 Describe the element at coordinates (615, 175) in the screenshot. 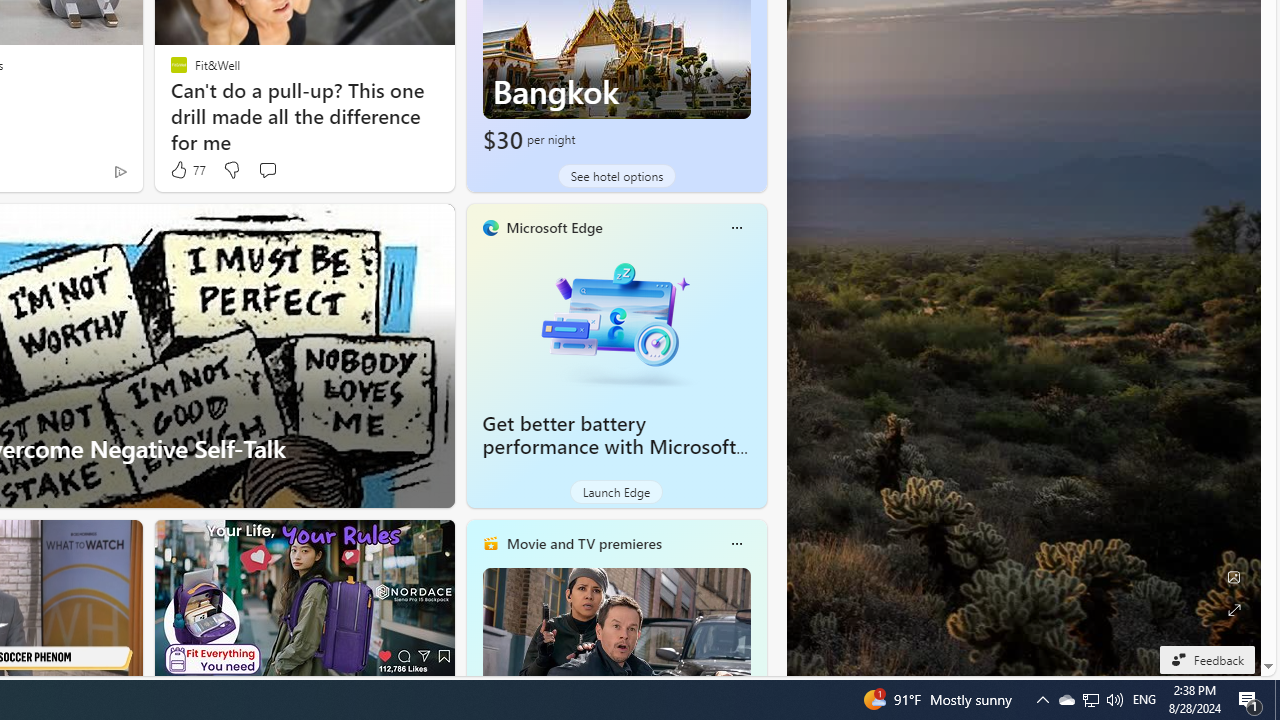

I see `'See hotel options'` at that location.